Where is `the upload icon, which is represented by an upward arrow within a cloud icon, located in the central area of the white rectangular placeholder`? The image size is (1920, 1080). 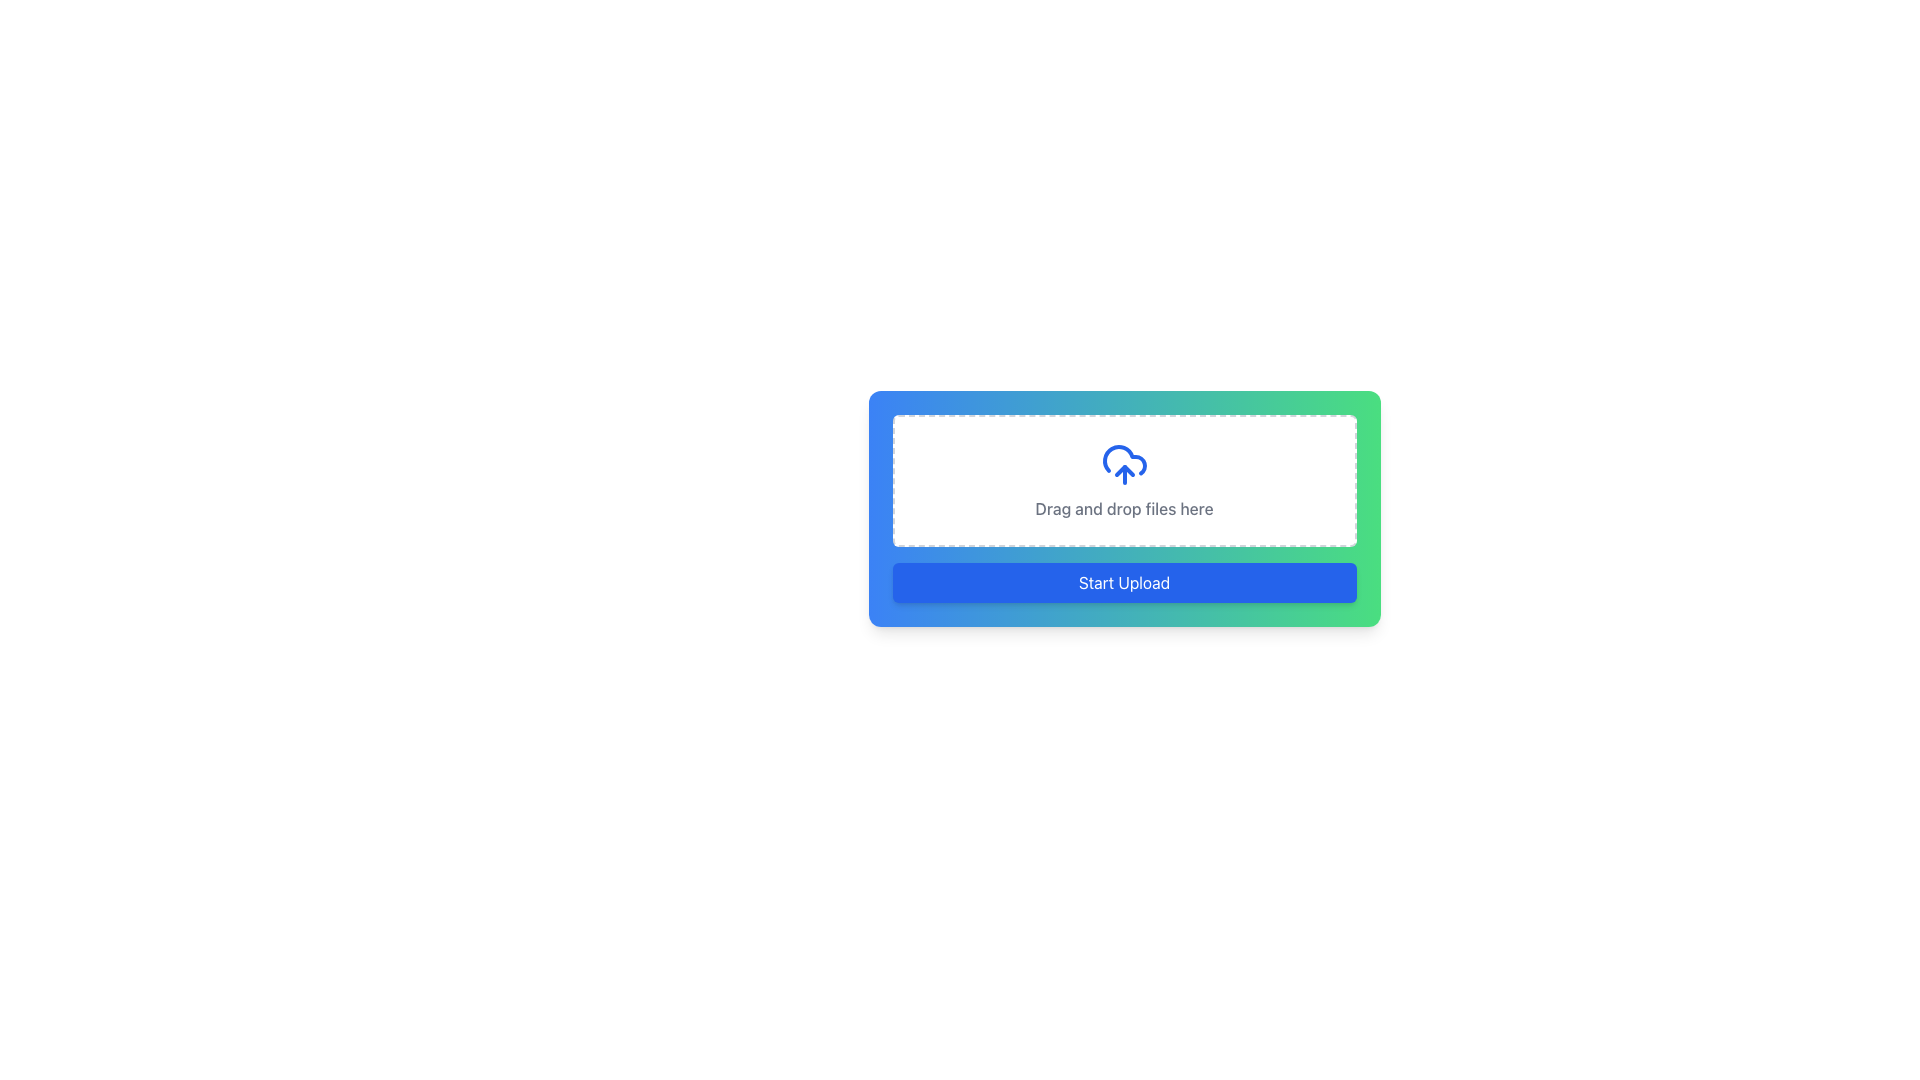 the upload icon, which is represented by an upward arrow within a cloud icon, located in the central area of the white rectangular placeholder is located at coordinates (1124, 470).